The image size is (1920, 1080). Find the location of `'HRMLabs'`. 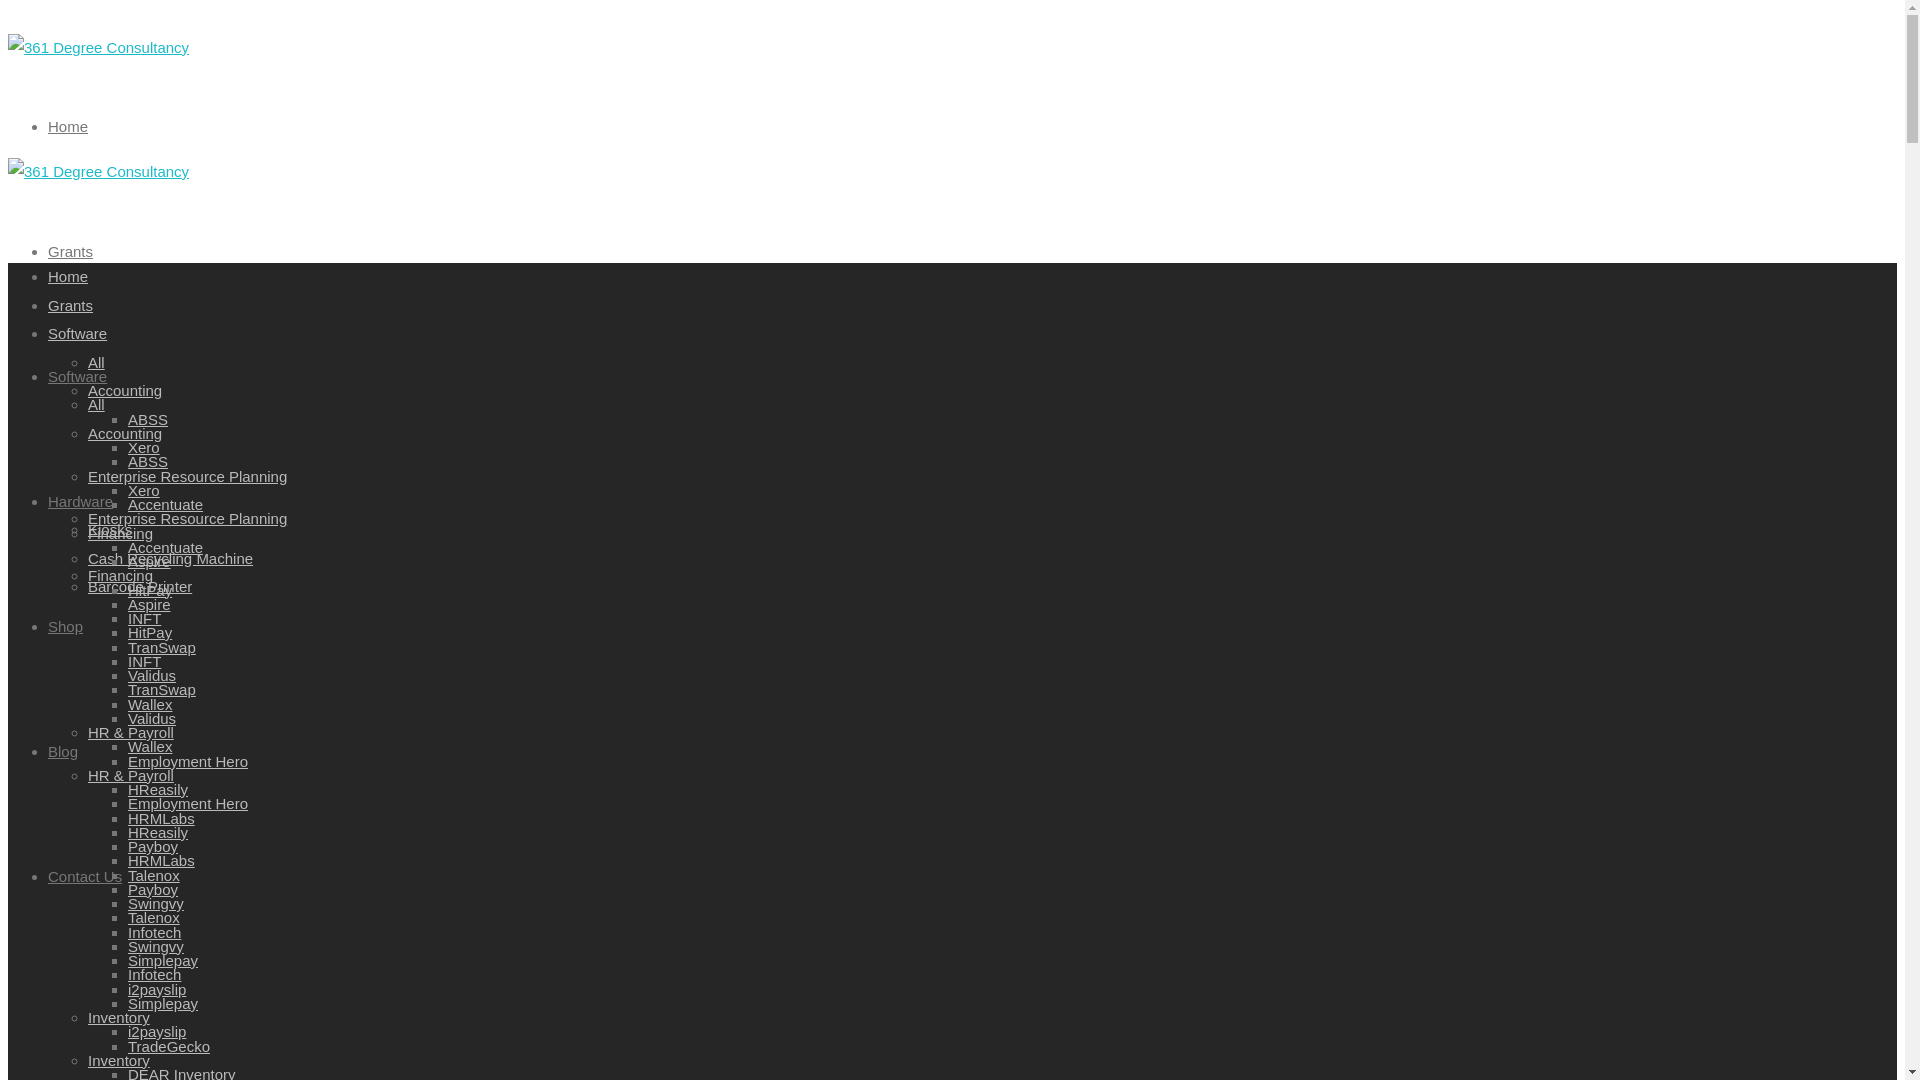

'HRMLabs' is located at coordinates (161, 818).